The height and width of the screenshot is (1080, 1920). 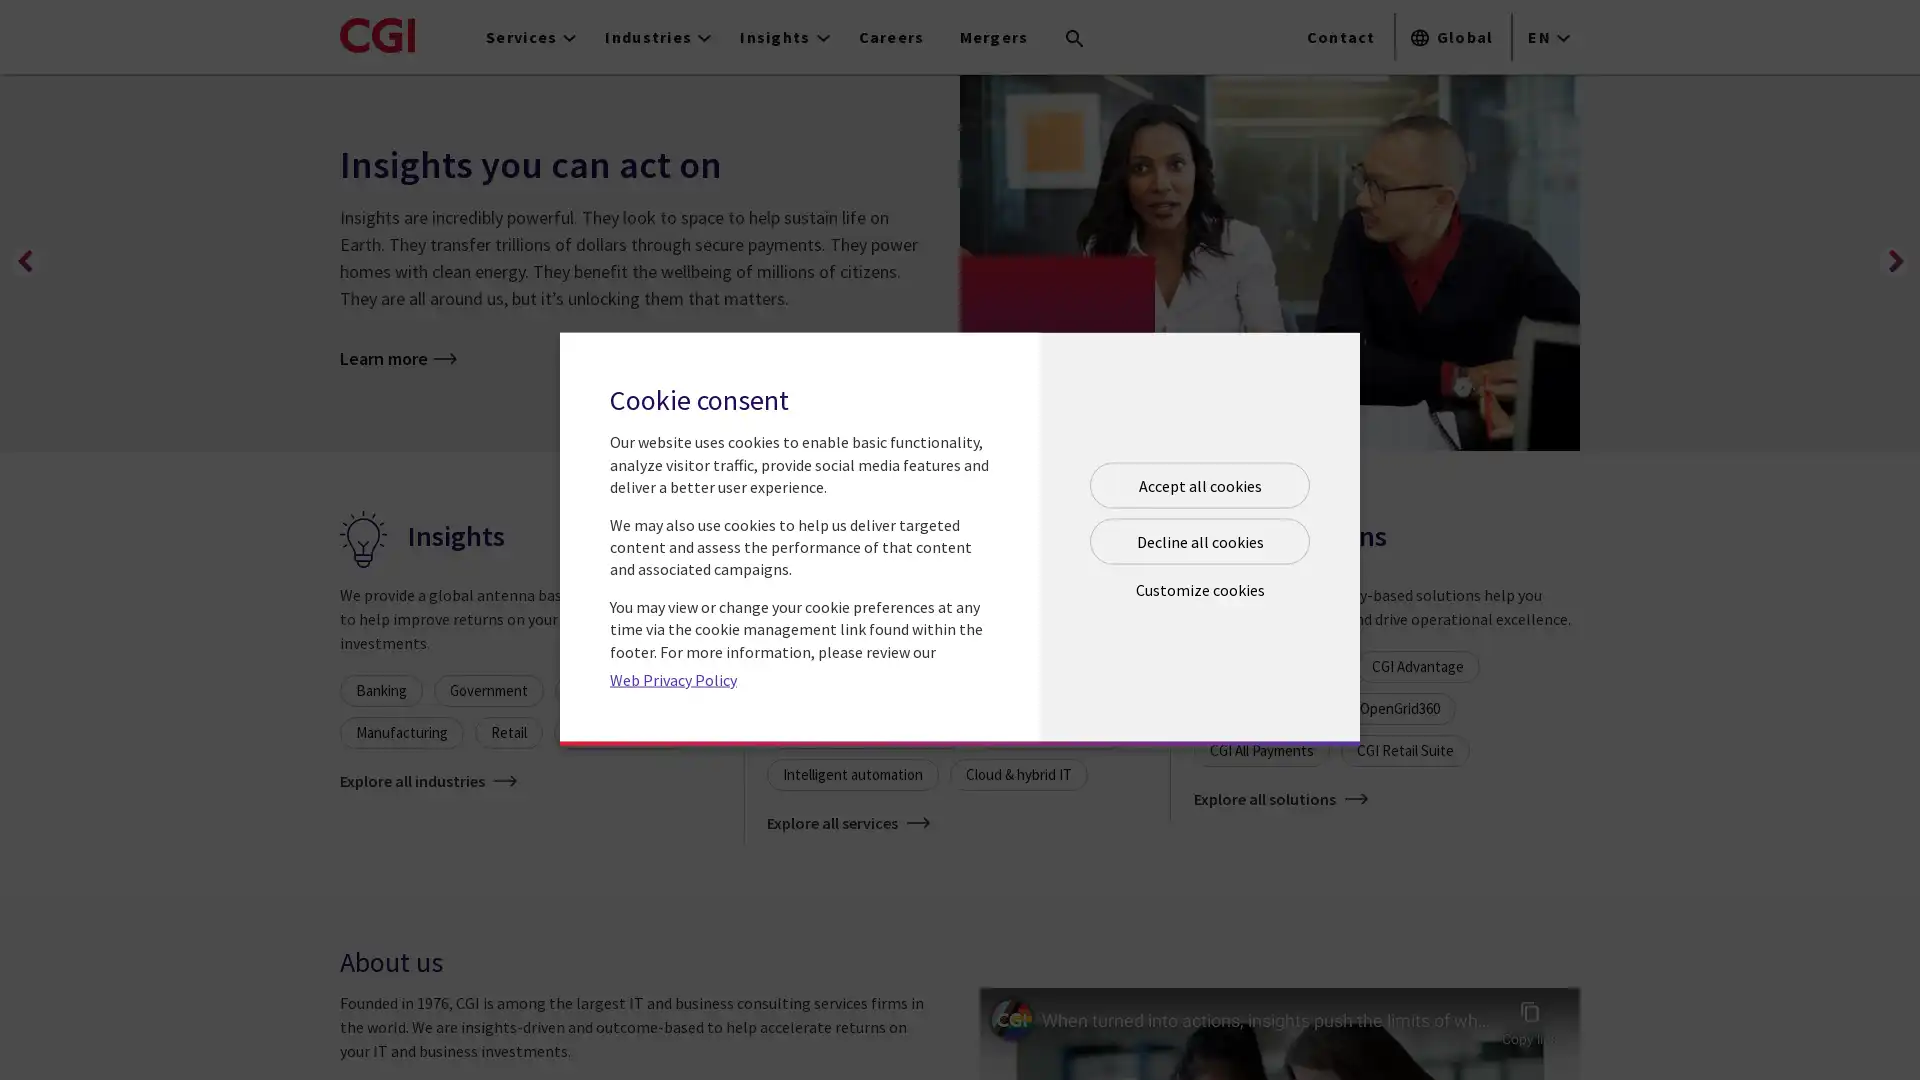 I want to click on Next, so click(x=1893, y=260).